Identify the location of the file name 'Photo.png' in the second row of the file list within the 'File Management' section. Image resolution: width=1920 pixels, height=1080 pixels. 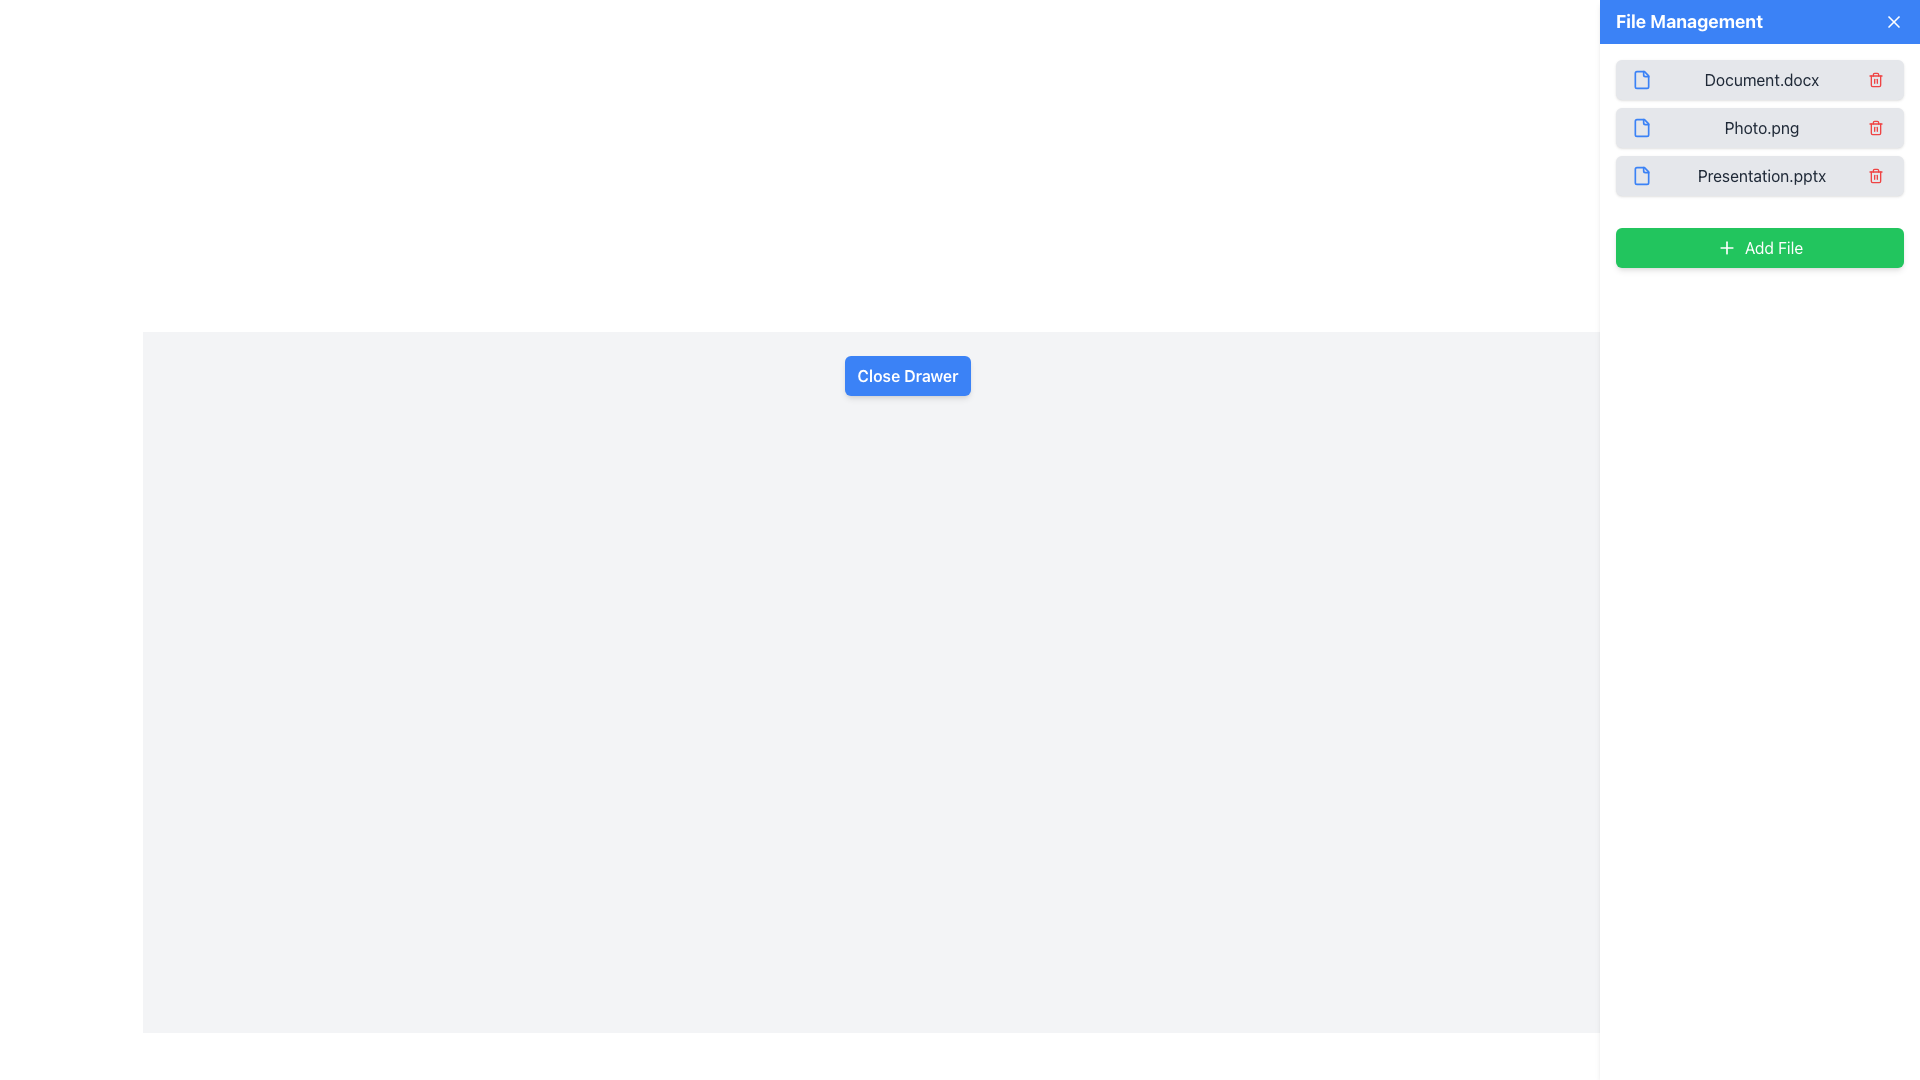
(1760, 127).